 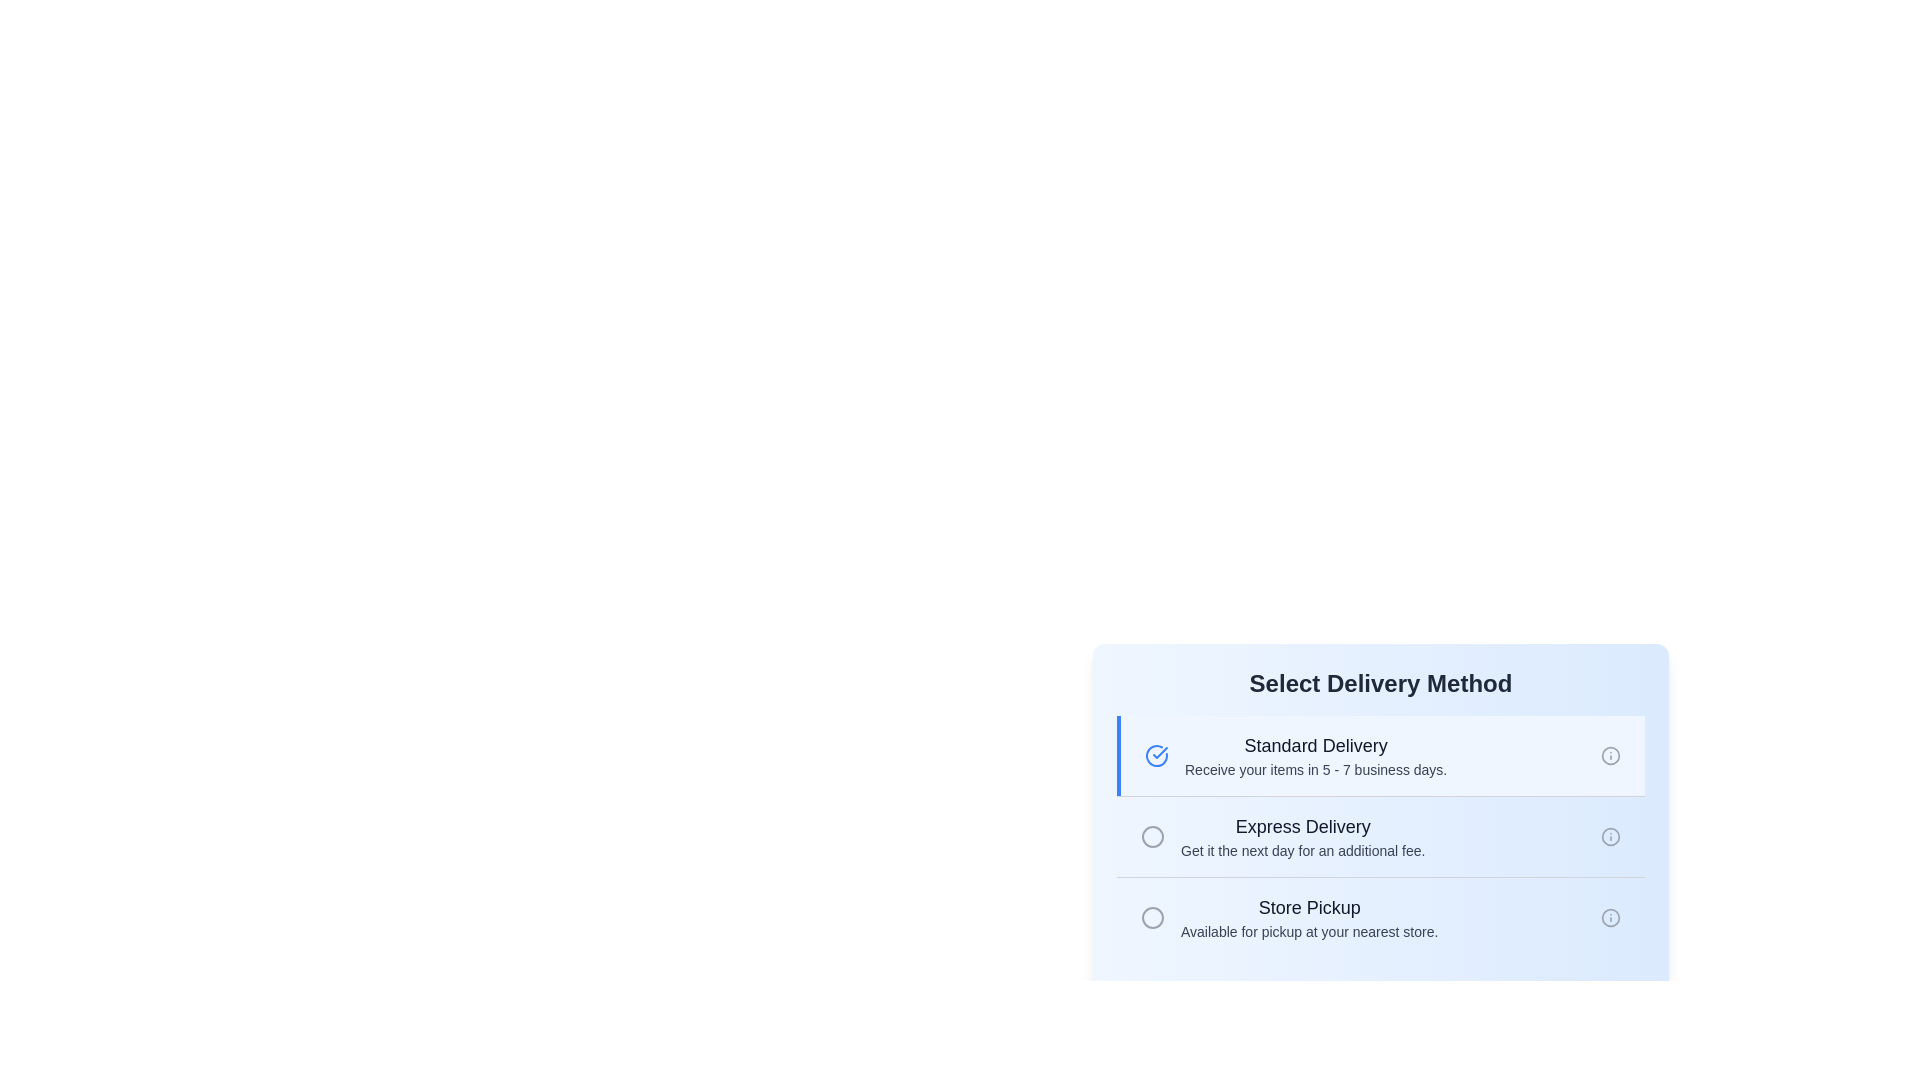 What do you see at coordinates (1611, 918) in the screenshot?
I see `the Info symbol located at the right end of the 'Store Pickup' section` at bounding box center [1611, 918].